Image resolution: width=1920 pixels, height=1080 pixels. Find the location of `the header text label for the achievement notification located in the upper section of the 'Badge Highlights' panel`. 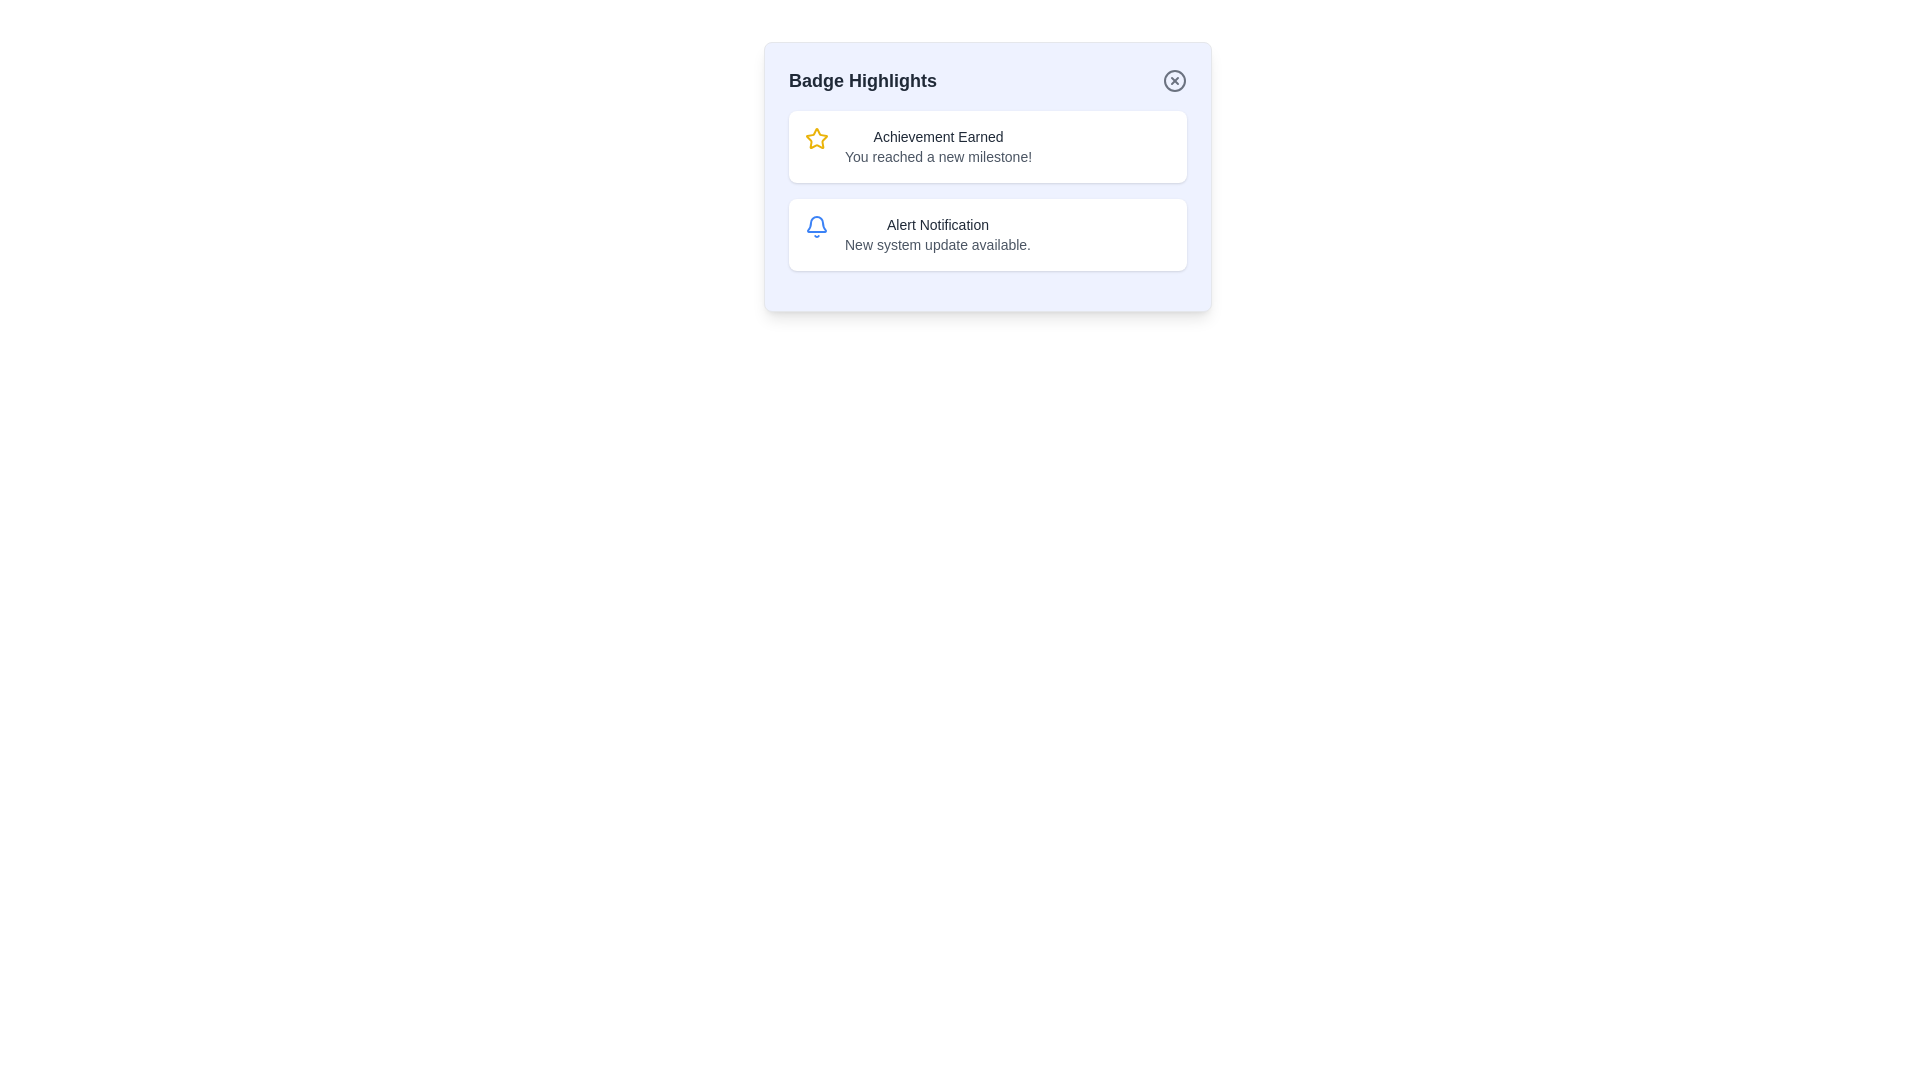

the header text label for the achievement notification located in the upper section of the 'Badge Highlights' panel is located at coordinates (937, 136).